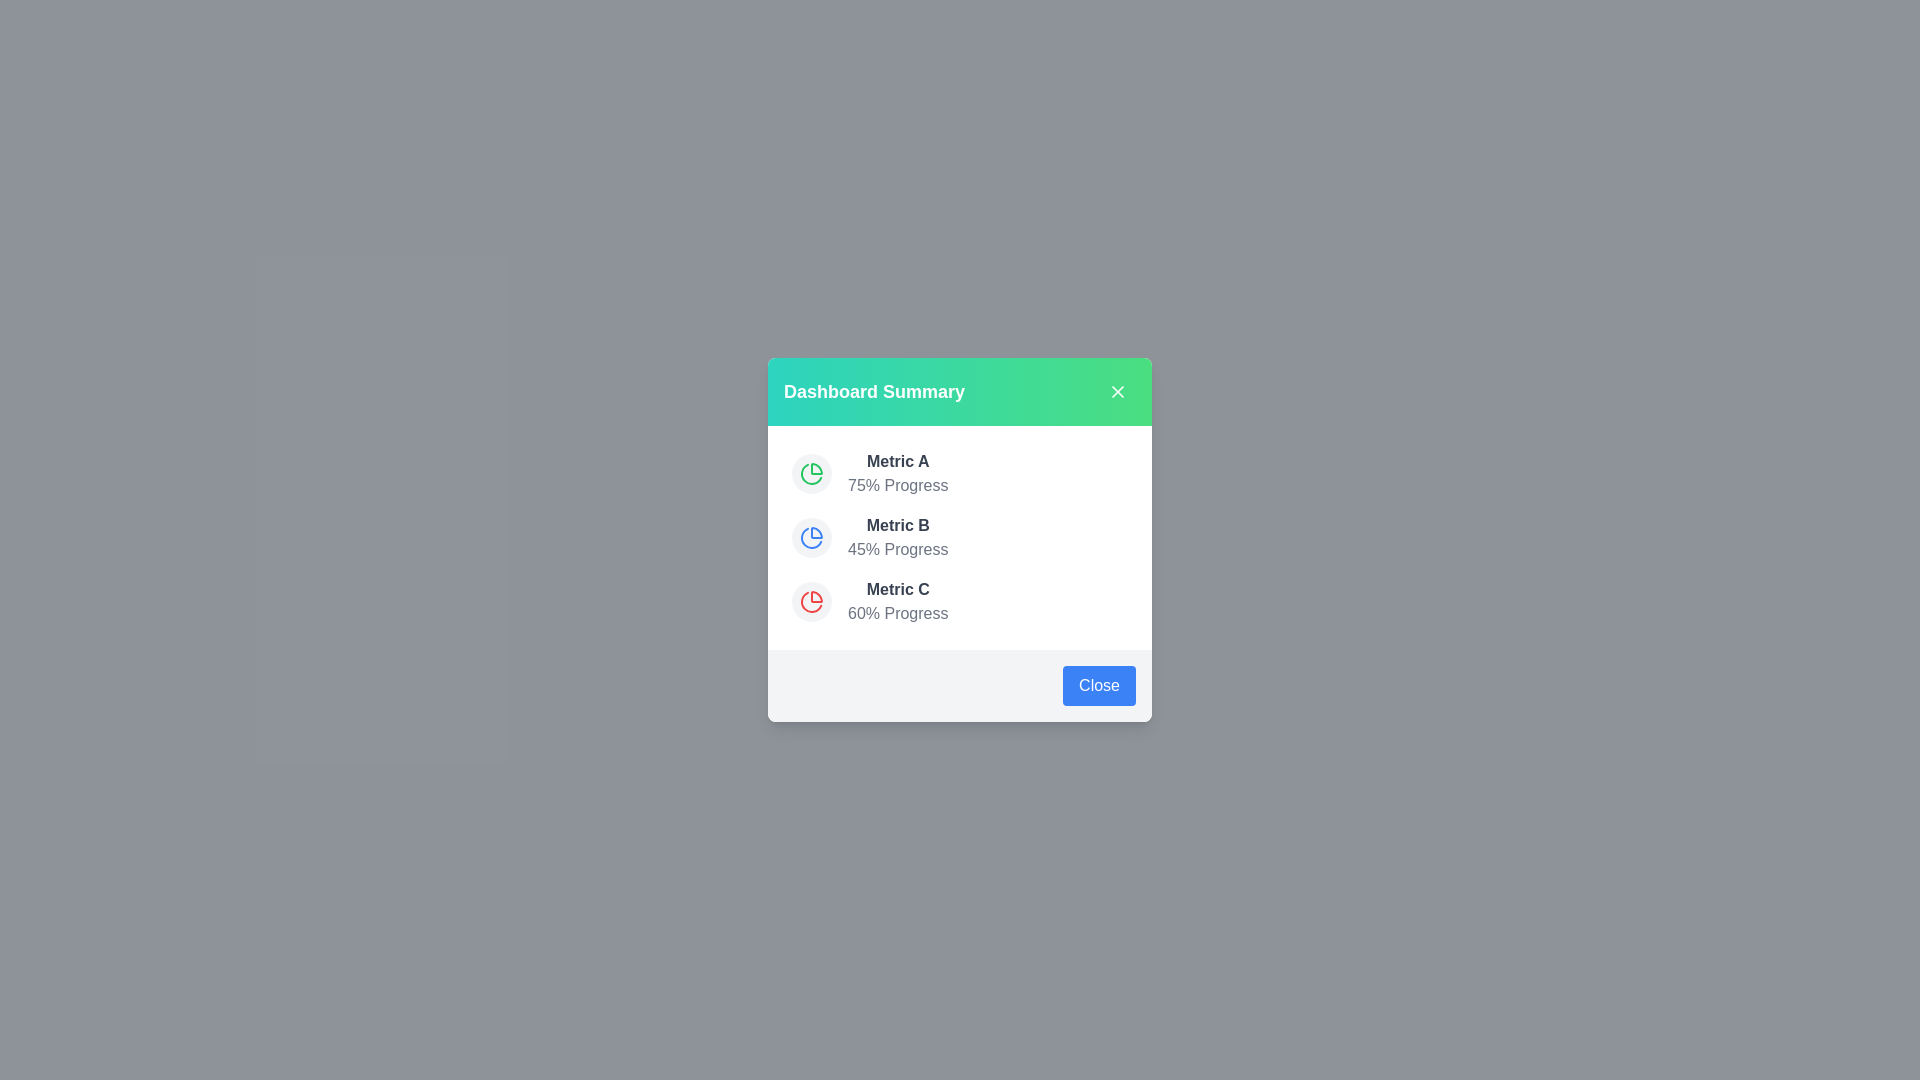 This screenshot has height=1080, width=1920. Describe the element at coordinates (1117, 392) in the screenshot. I see `the 'X' button in the top-right corner of the dialog to close it` at that location.